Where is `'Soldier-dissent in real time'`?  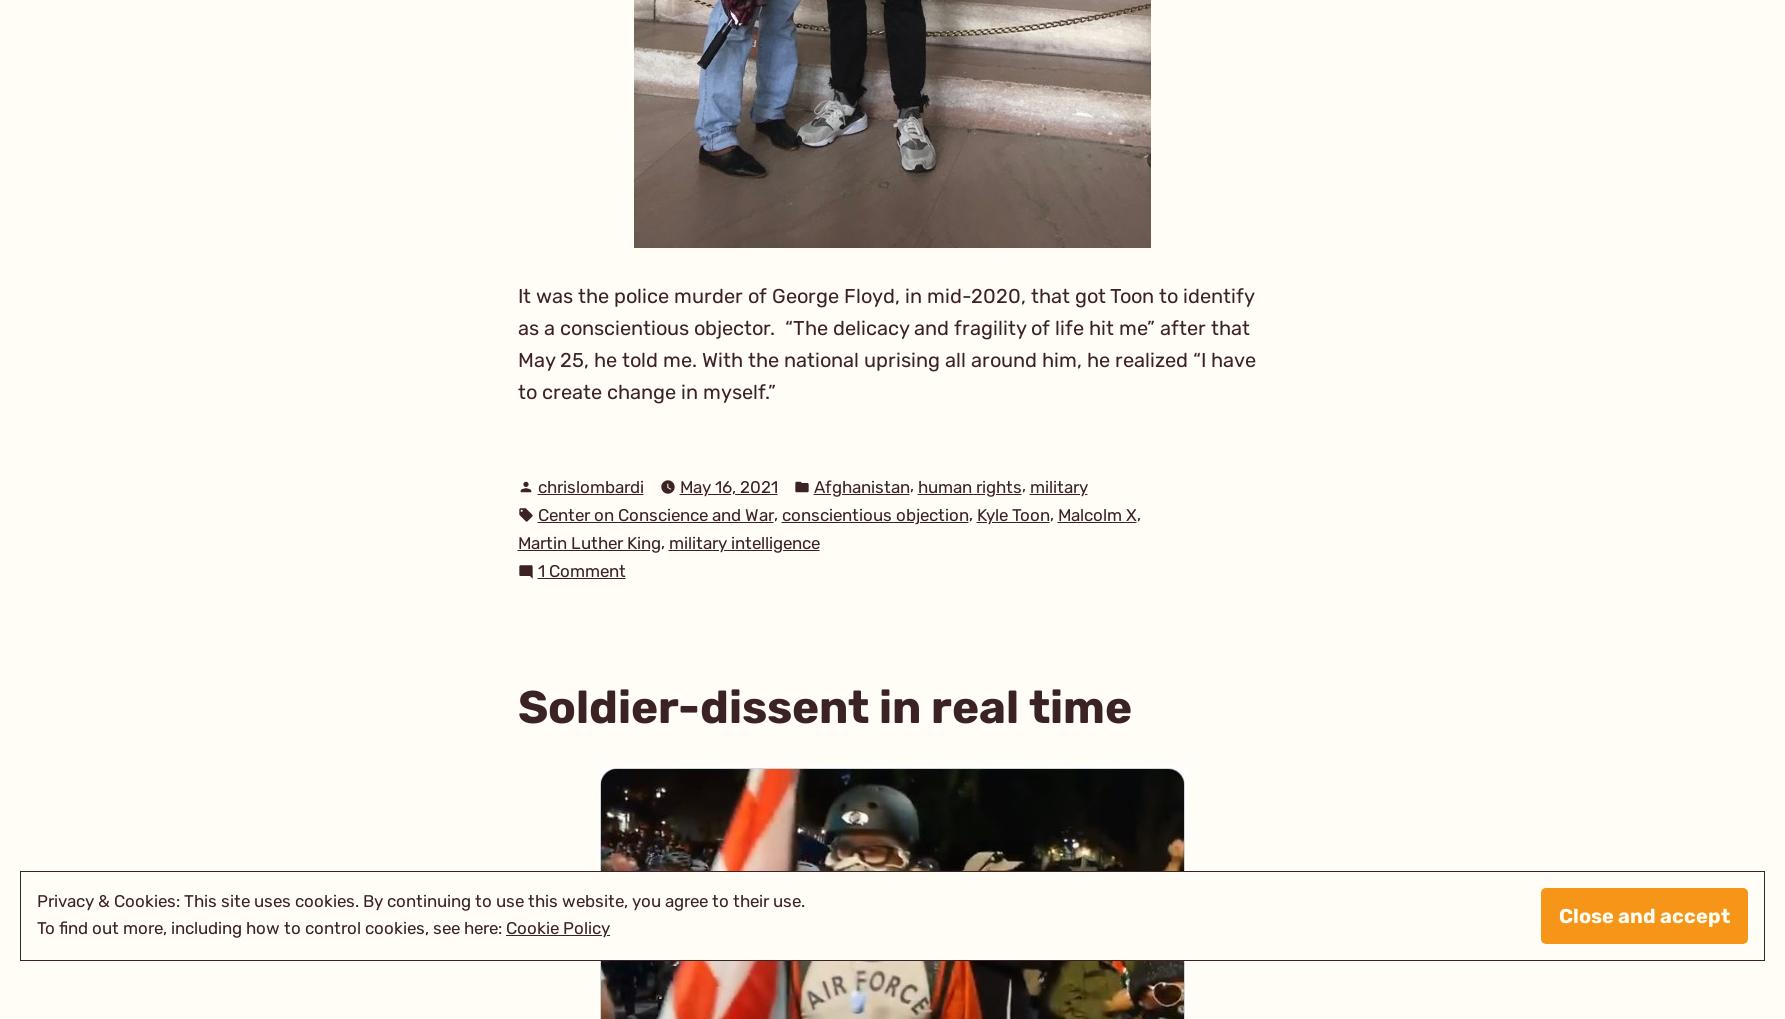
'Soldier-dissent in real time' is located at coordinates (823, 706).